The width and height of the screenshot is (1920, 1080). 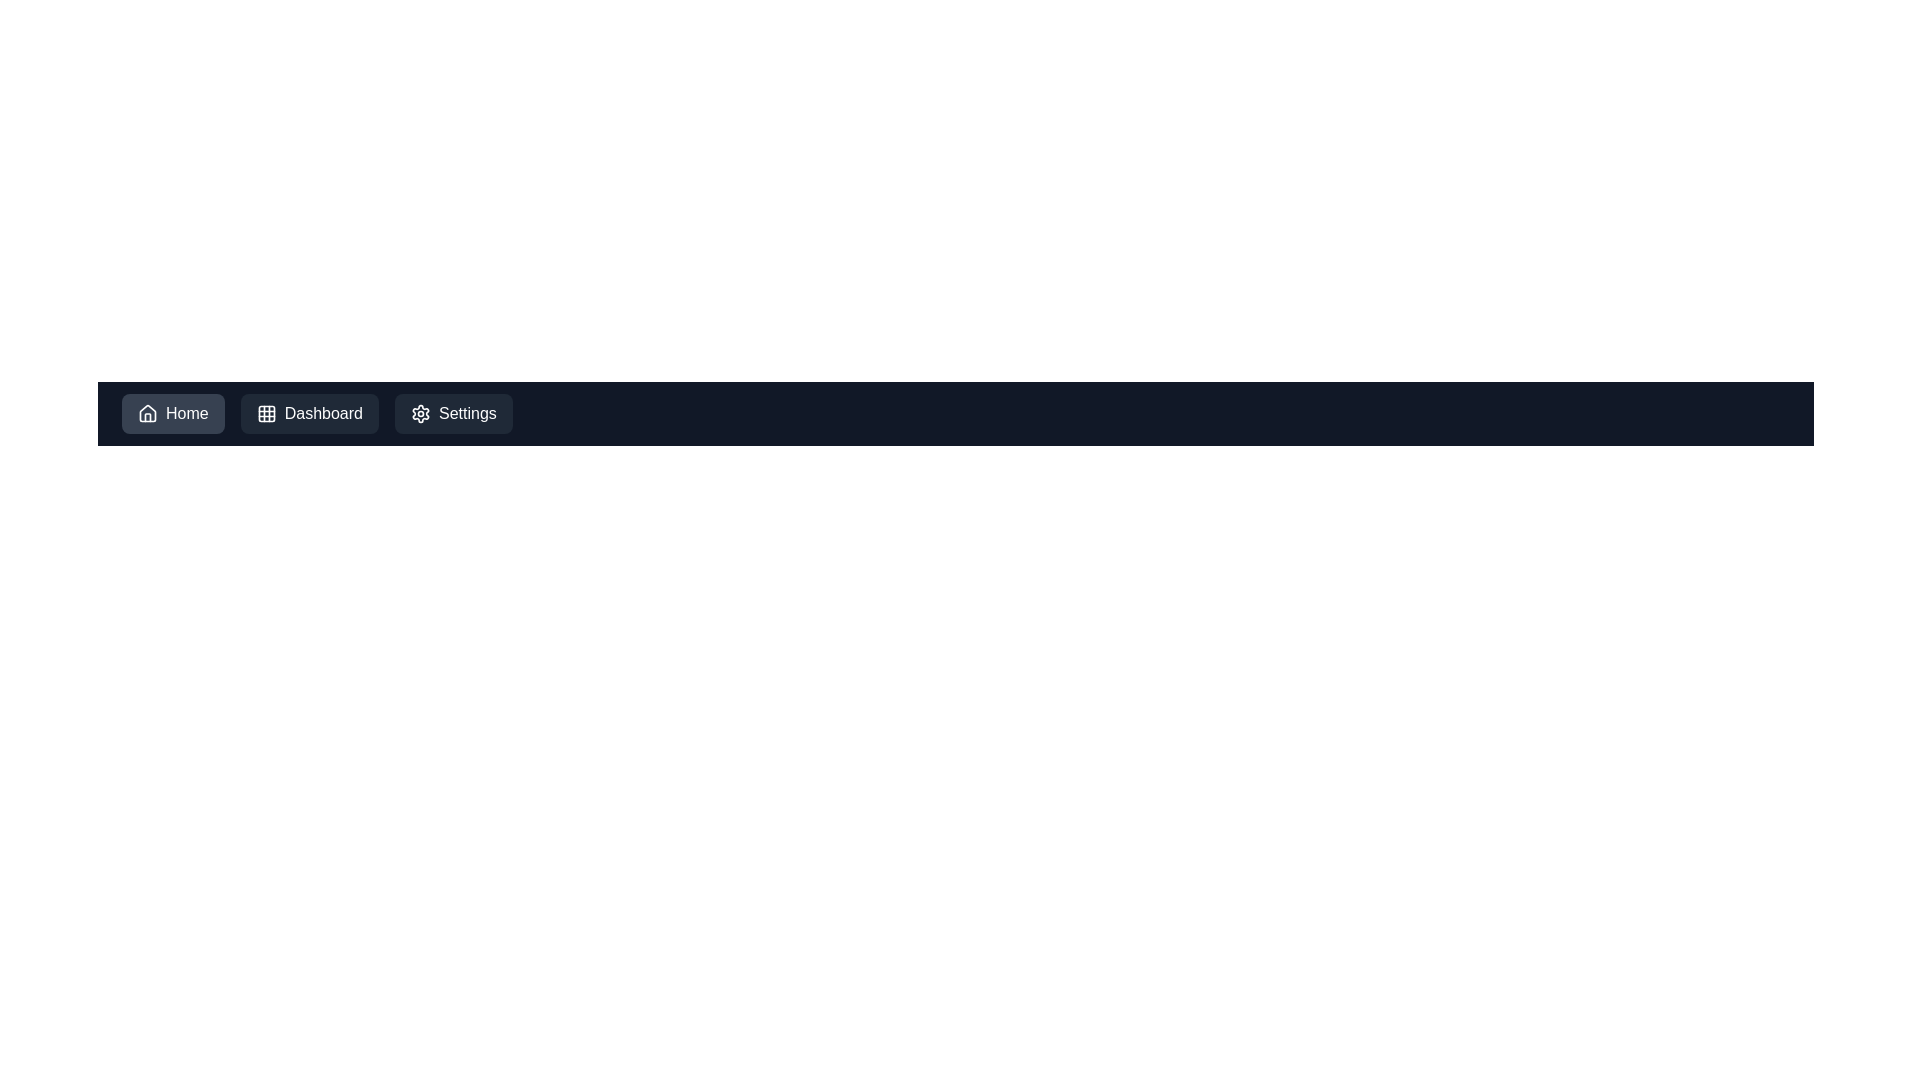 I want to click on the 'Home' button, which is the leftmost button in the horizontal menu bar, so click(x=173, y=412).